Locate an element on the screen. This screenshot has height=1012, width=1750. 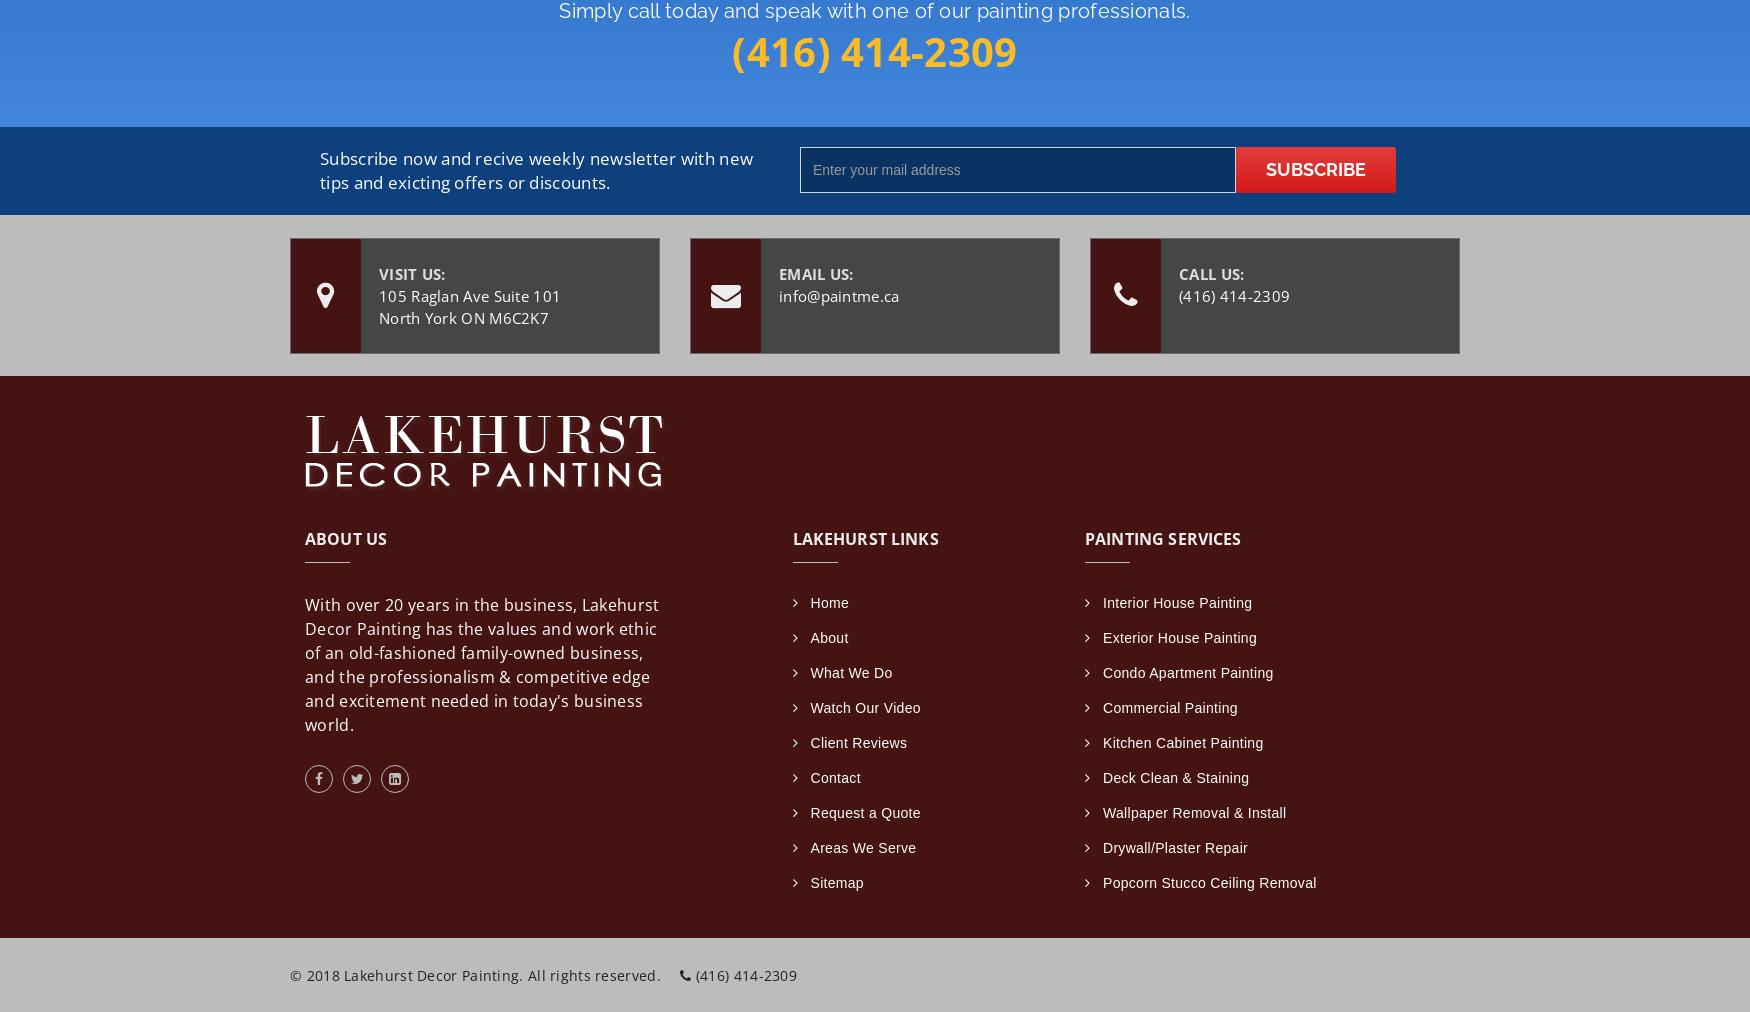
'Drywall/Plaster Repair' is located at coordinates (1174, 846).